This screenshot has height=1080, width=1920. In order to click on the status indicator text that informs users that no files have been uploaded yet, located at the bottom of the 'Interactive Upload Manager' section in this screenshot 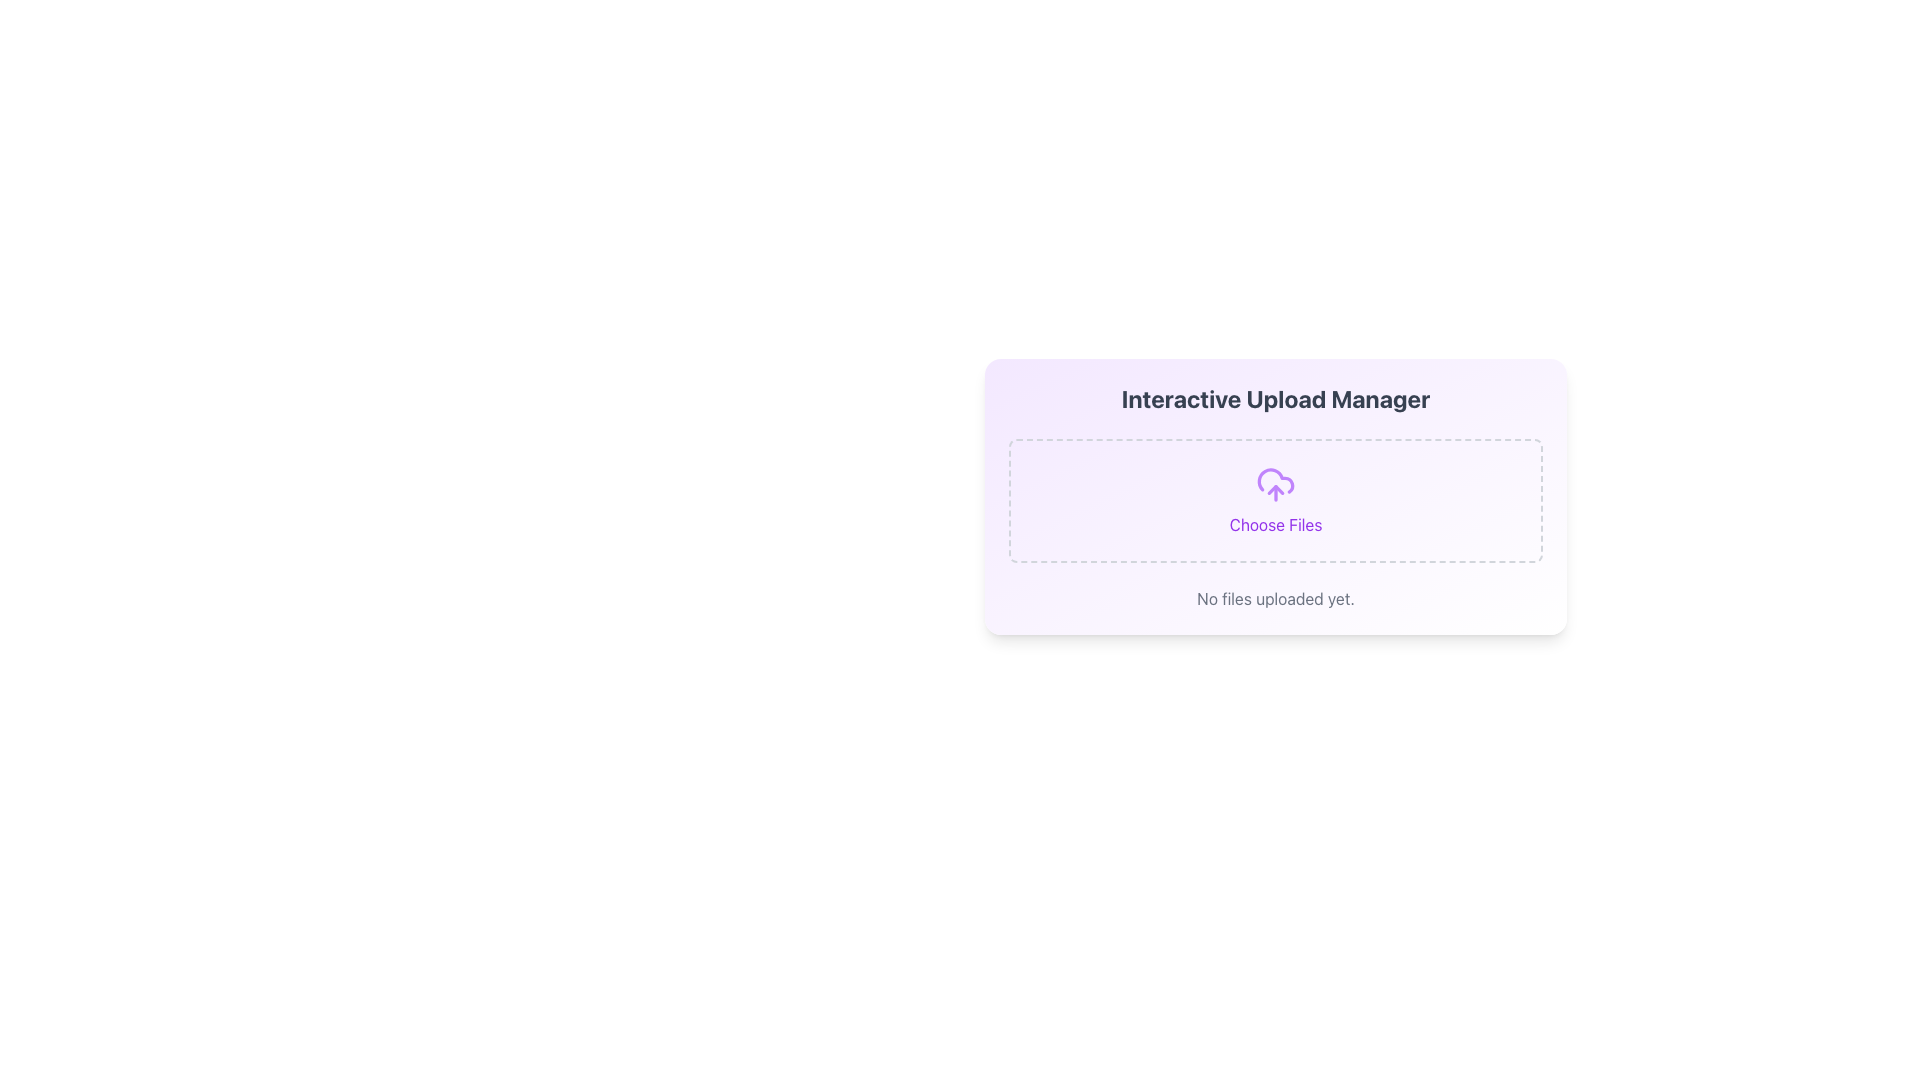, I will do `click(1275, 597)`.